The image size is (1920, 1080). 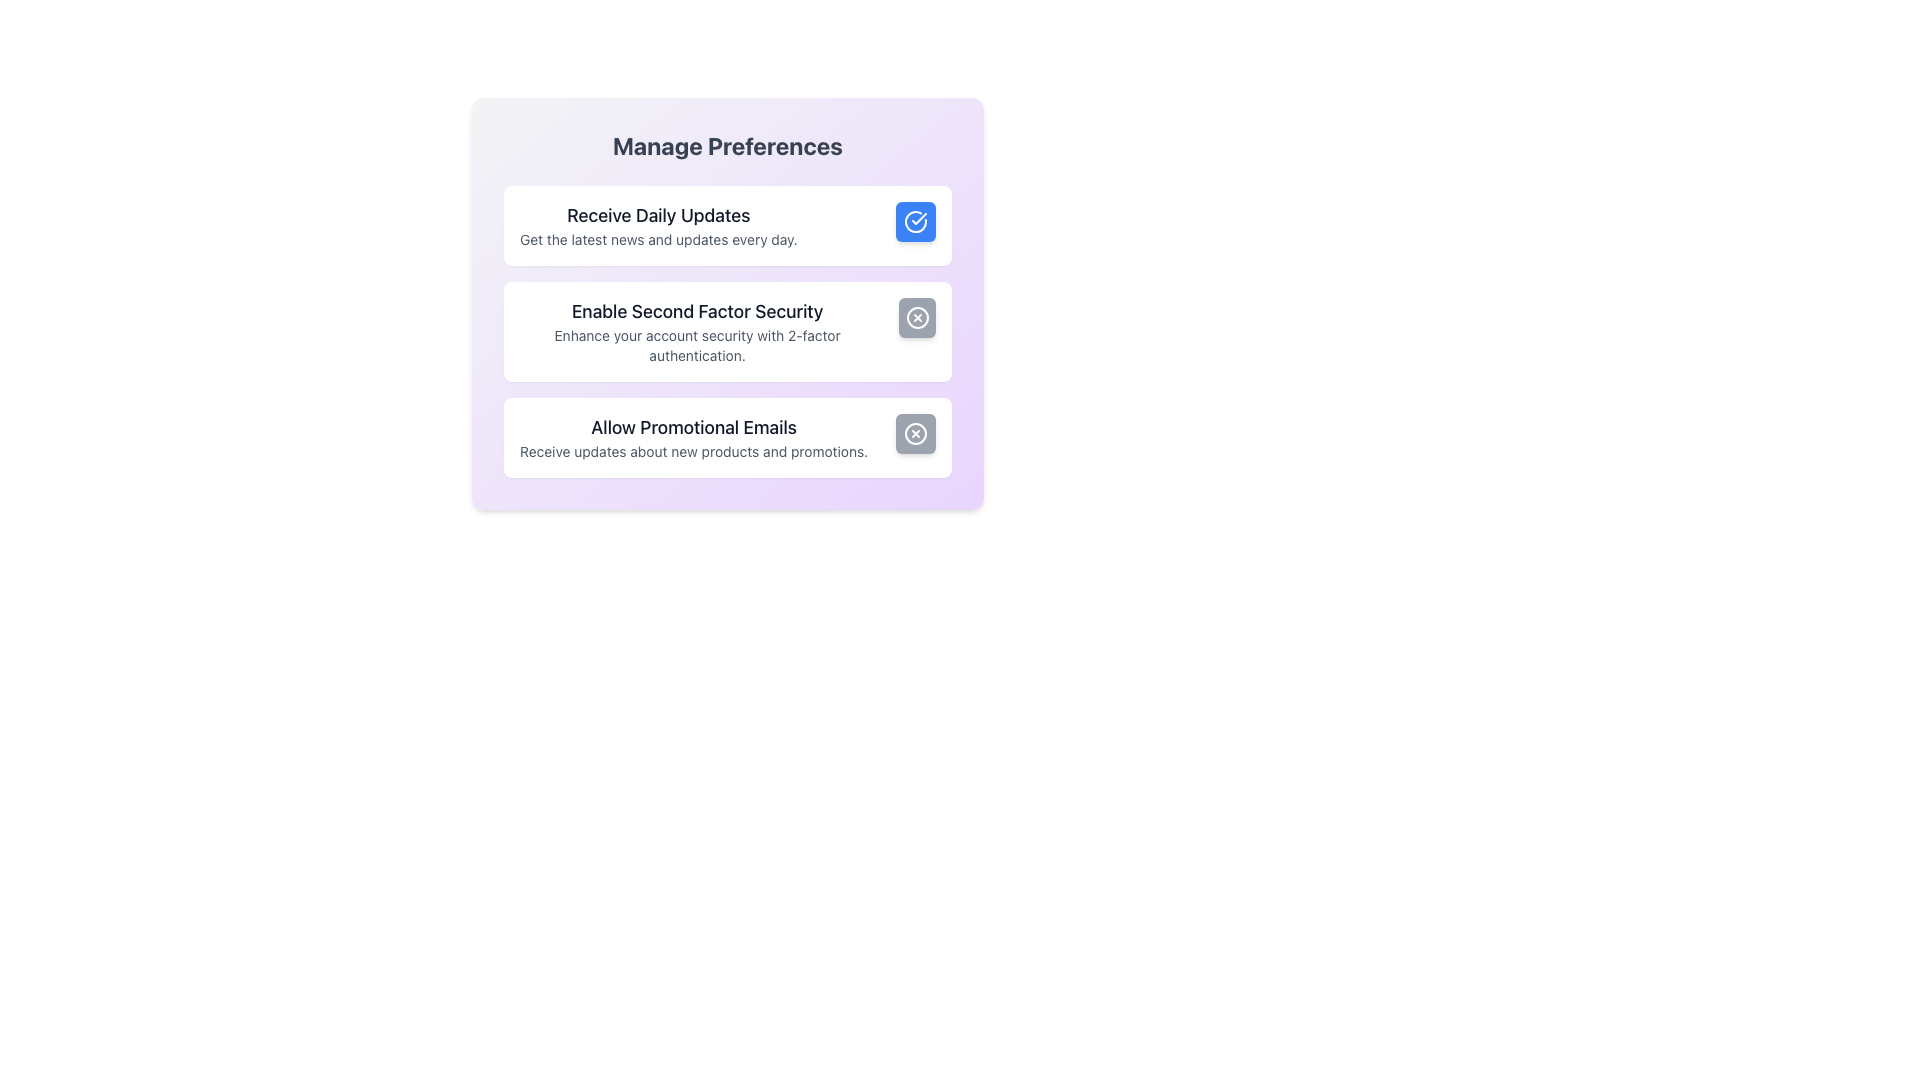 I want to click on the Text Group that encourages users to enable two-factor authentication, located at the center of the card between 'Receive Daily Updates' and 'Allow Promotional Emails', so click(x=697, y=330).